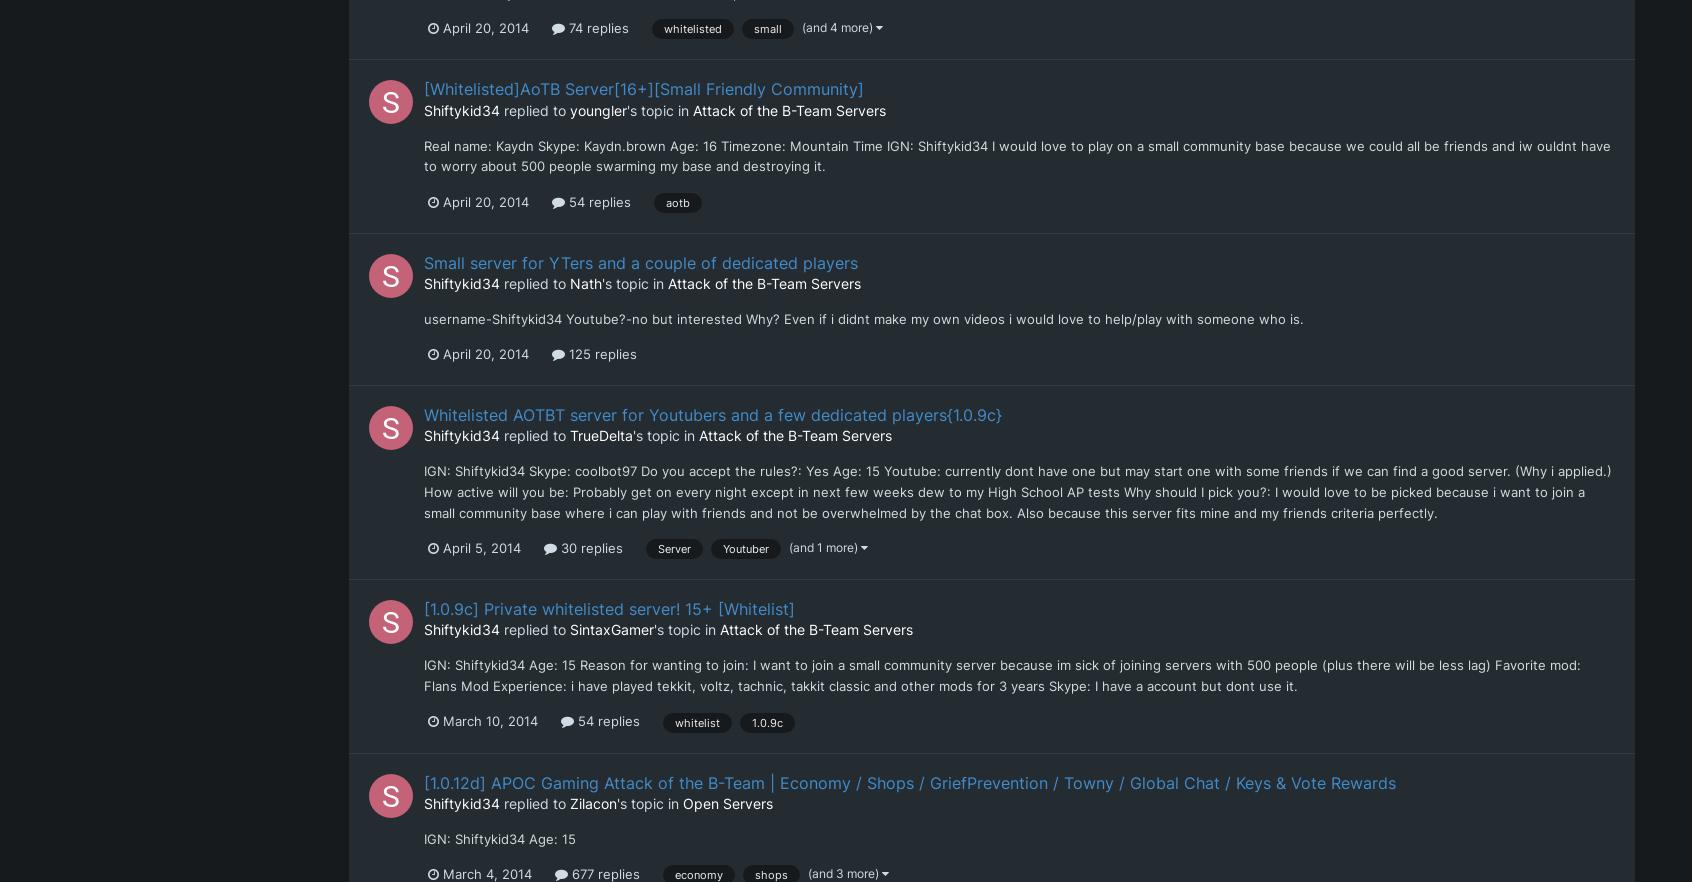 The height and width of the screenshot is (882, 1692). Describe the element at coordinates (489, 721) in the screenshot. I see `'March 10, 2014'` at that location.